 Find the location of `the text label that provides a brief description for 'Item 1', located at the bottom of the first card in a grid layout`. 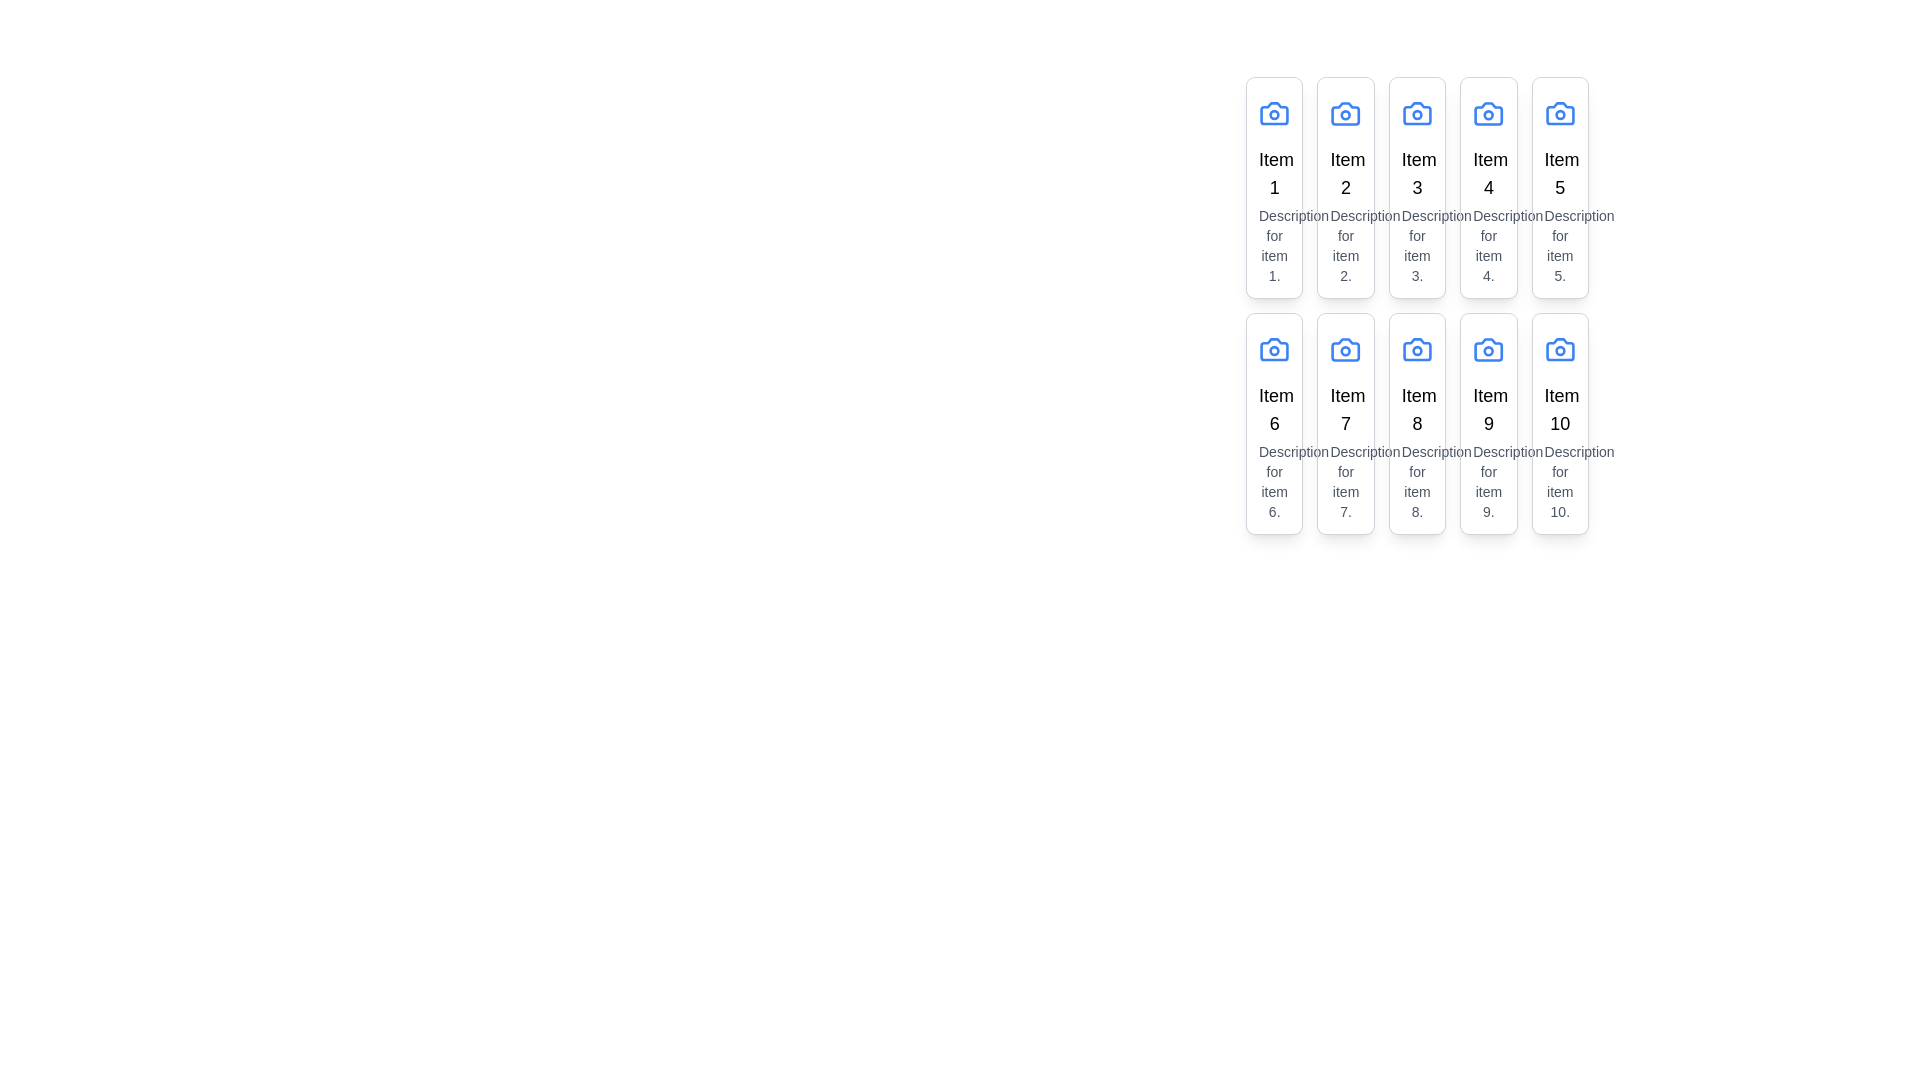

the text label that provides a brief description for 'Item 1', located at the bottom of the first card in a grid layout is located at coordinates (1273, 245).